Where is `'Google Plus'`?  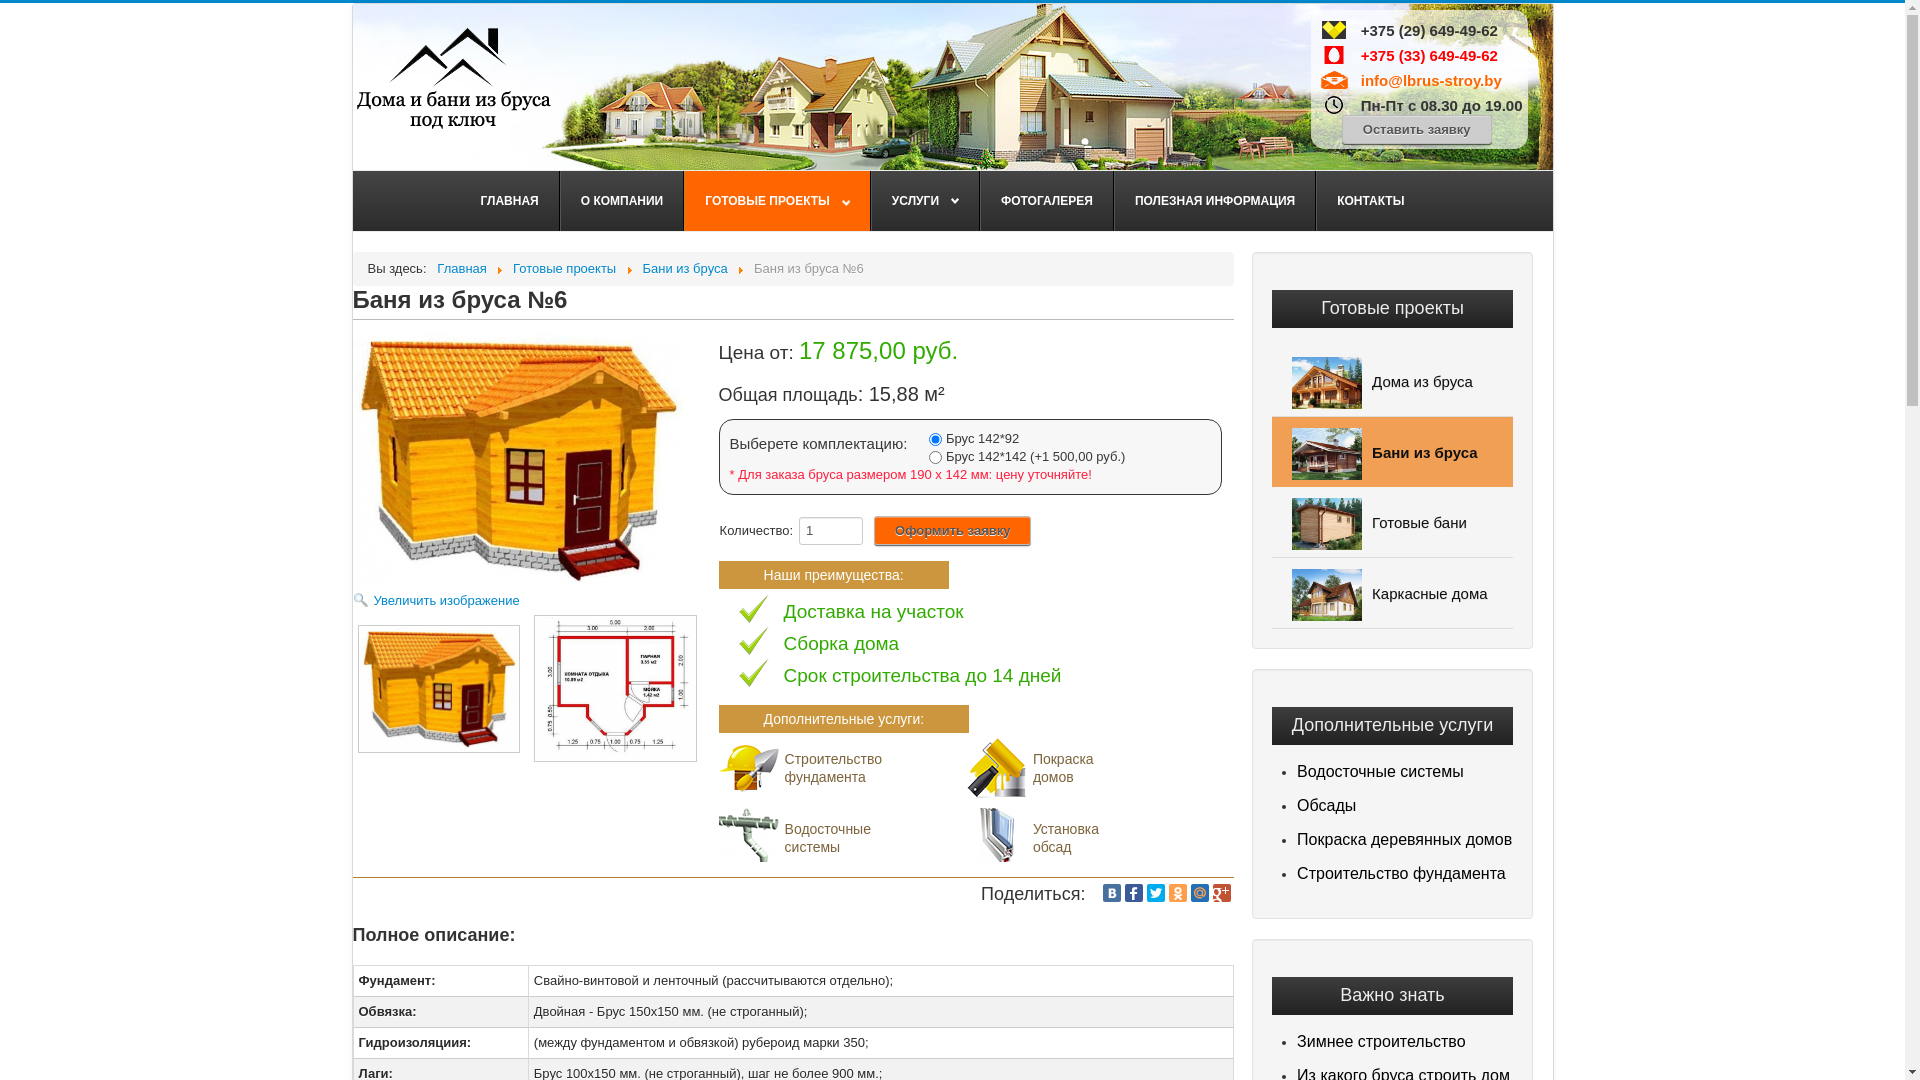 'Google Plus' is located at coordinates (1212, 892).